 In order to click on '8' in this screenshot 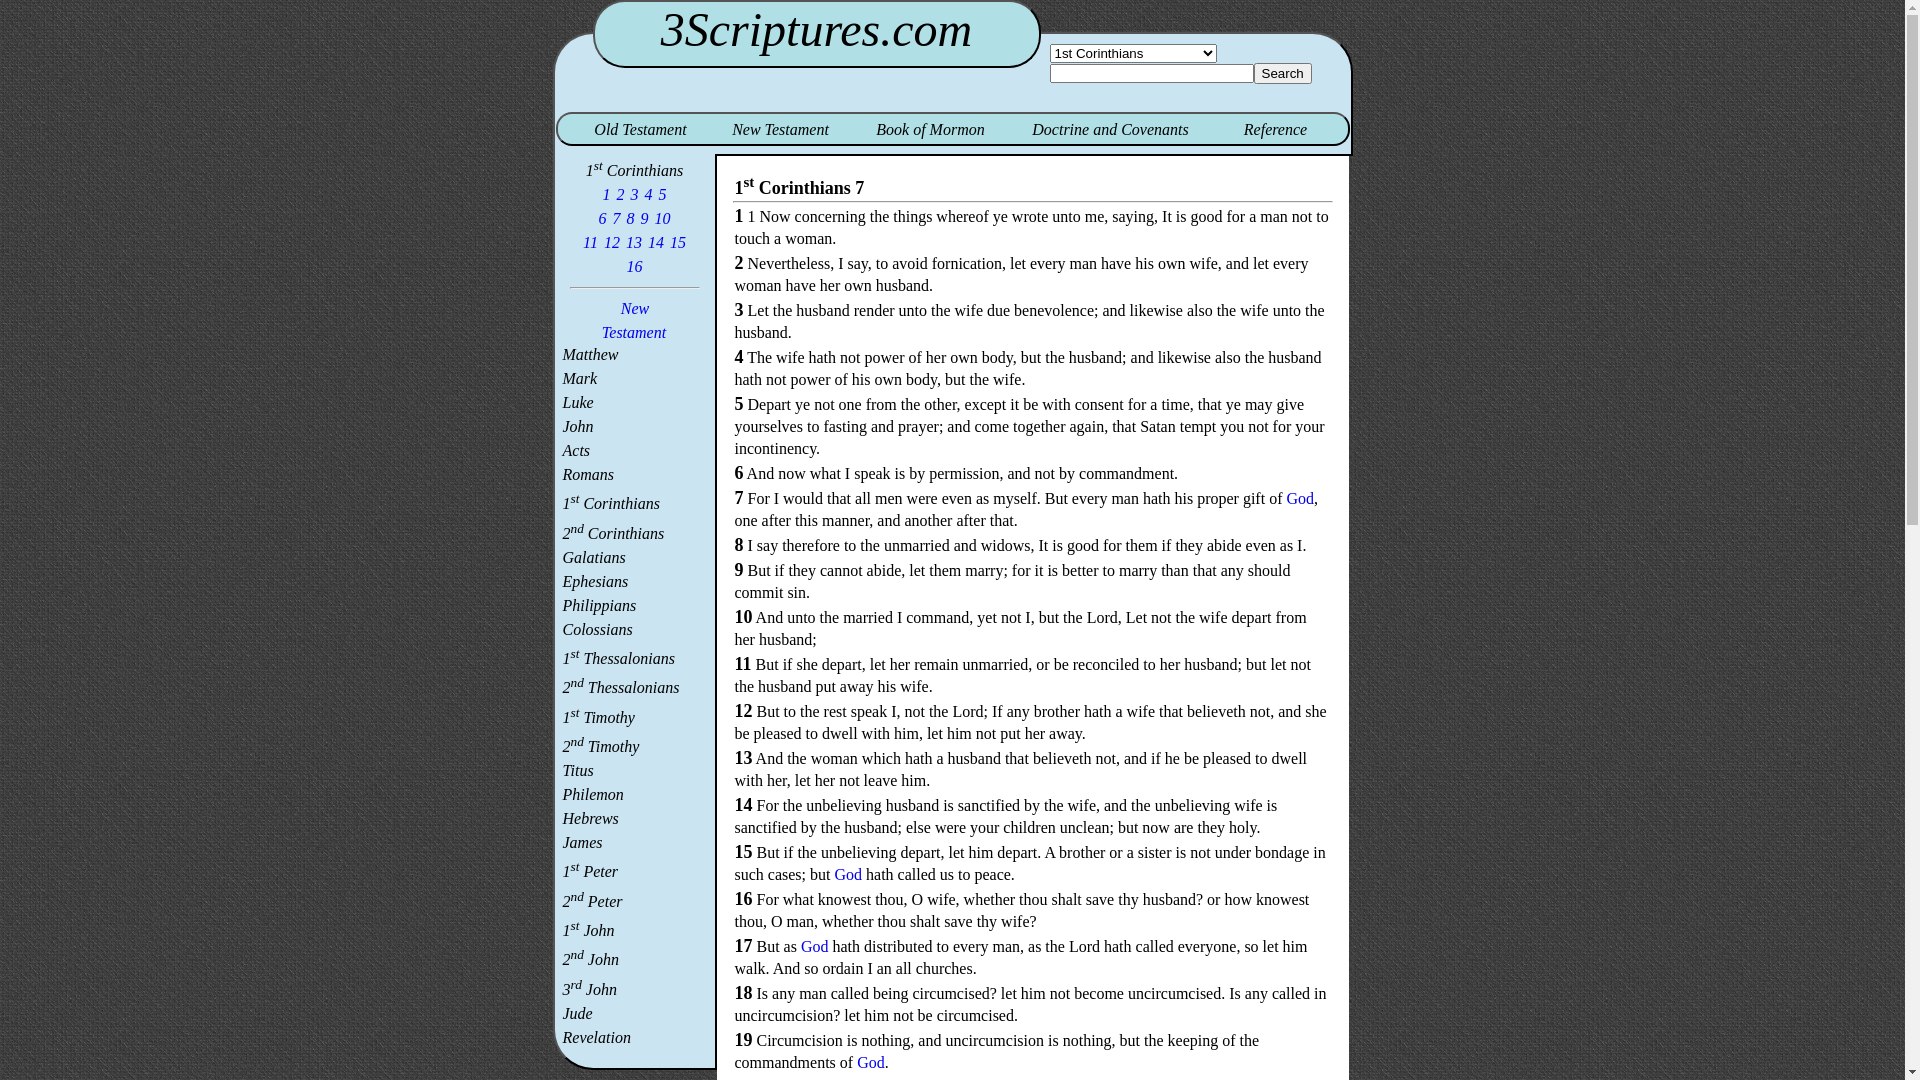, I will do `click(629, 218)`.